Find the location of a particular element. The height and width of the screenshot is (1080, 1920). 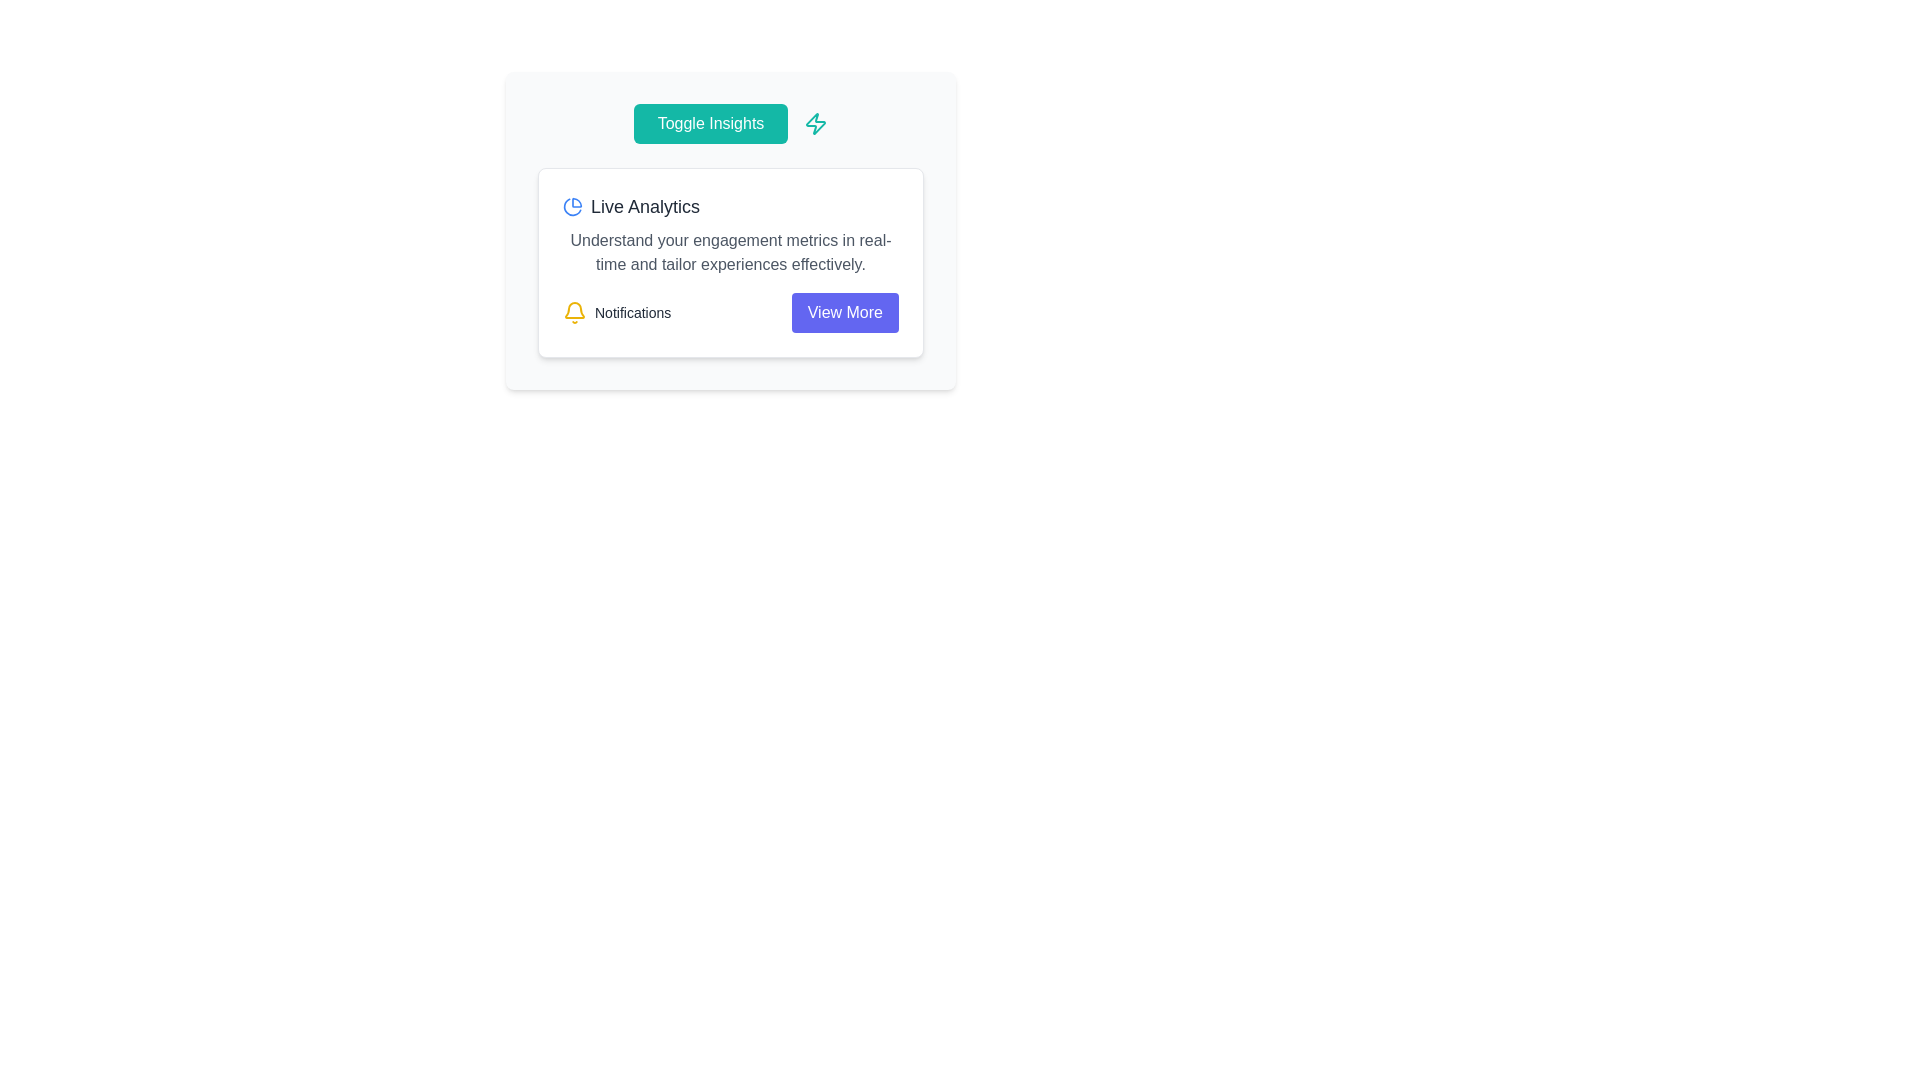

the analytics icon located at the leftmost end of the group in the top section of the content card, preceding the text 'Live Analytics' is located at coordinates (571, 207).